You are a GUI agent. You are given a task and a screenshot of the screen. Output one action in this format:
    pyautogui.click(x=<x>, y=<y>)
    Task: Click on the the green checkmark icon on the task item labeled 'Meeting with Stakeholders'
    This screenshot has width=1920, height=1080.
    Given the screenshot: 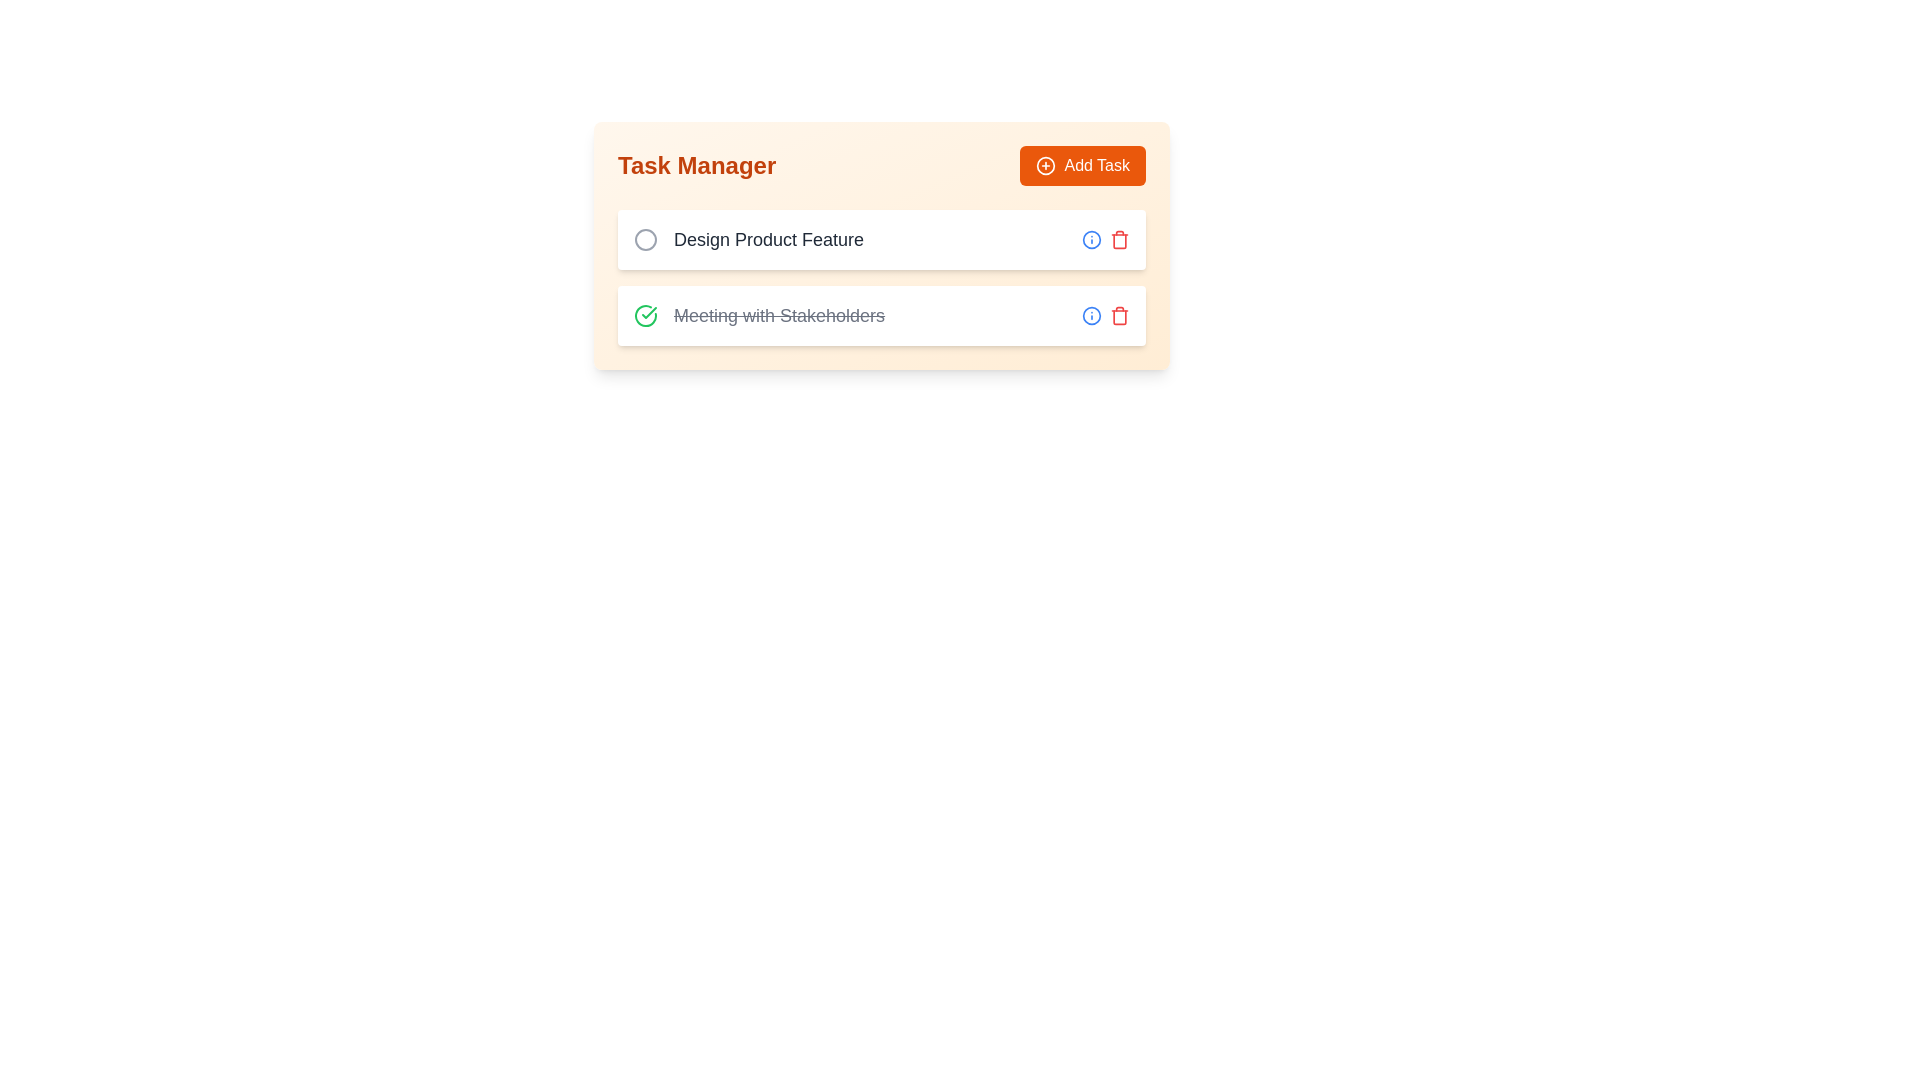 What is the action you would take?
    pyautogui.click(x=881, y=315)
    